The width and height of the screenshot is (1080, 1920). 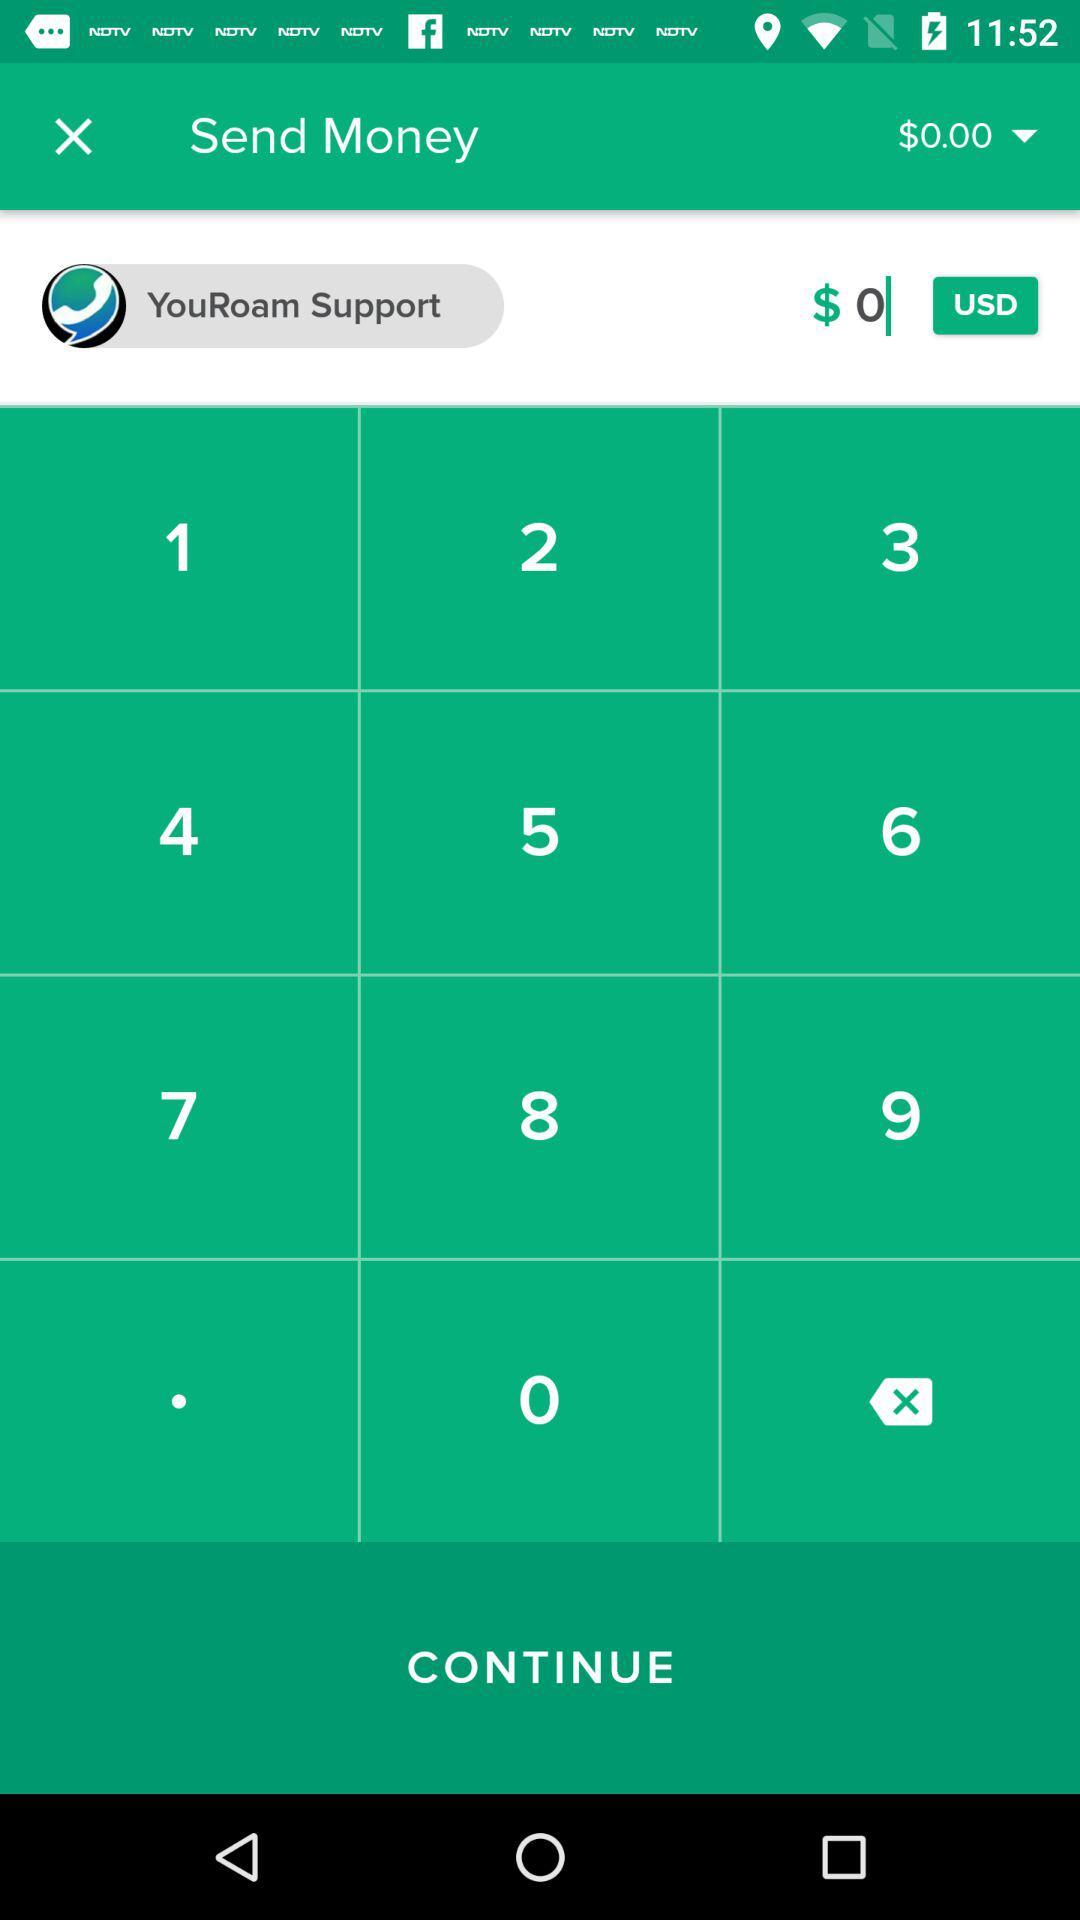 What do you see at coordinates (900, 832) in the screenshot?
I see `the 6 item` at bounding box center [900, 832].